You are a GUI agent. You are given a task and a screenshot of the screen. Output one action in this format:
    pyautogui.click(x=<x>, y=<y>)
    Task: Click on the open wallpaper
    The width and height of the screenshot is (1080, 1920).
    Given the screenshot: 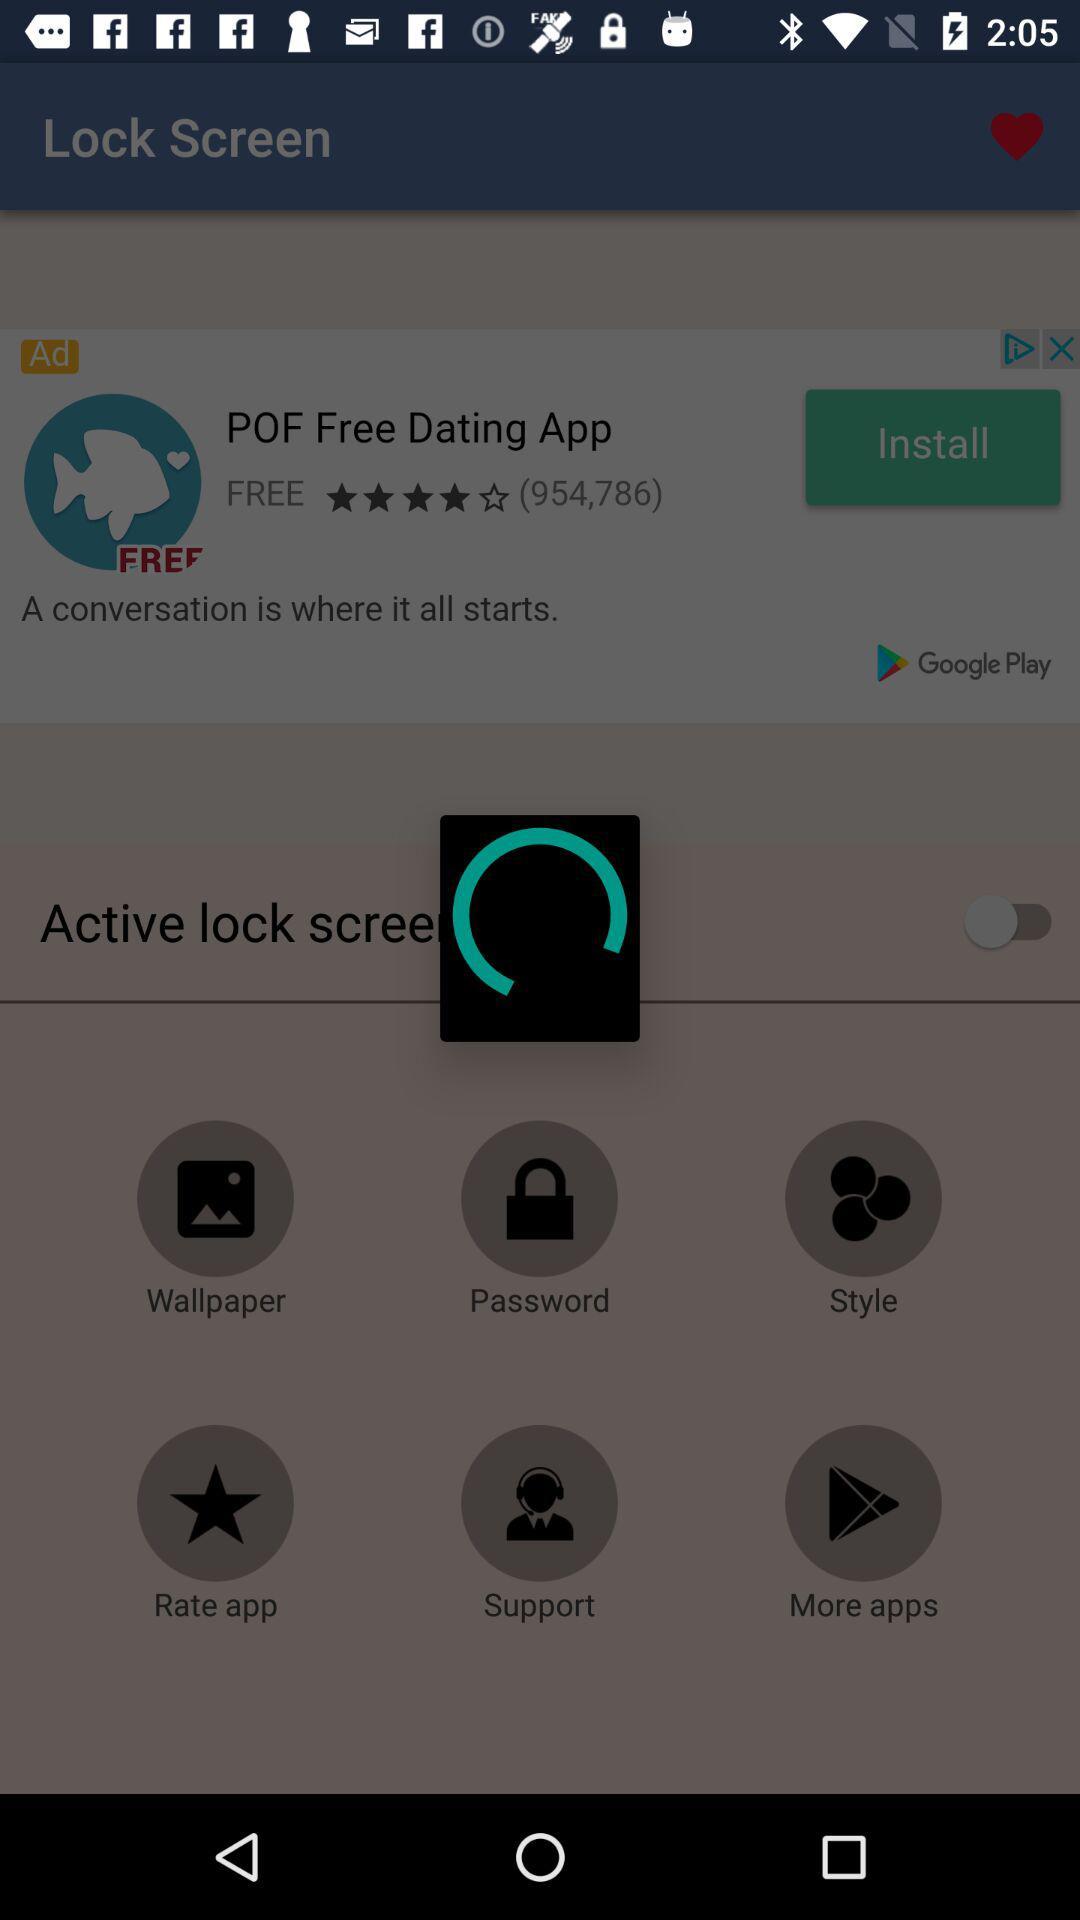 What is the action you would take?
    pyautogui.click(x=216, y=1199)
    